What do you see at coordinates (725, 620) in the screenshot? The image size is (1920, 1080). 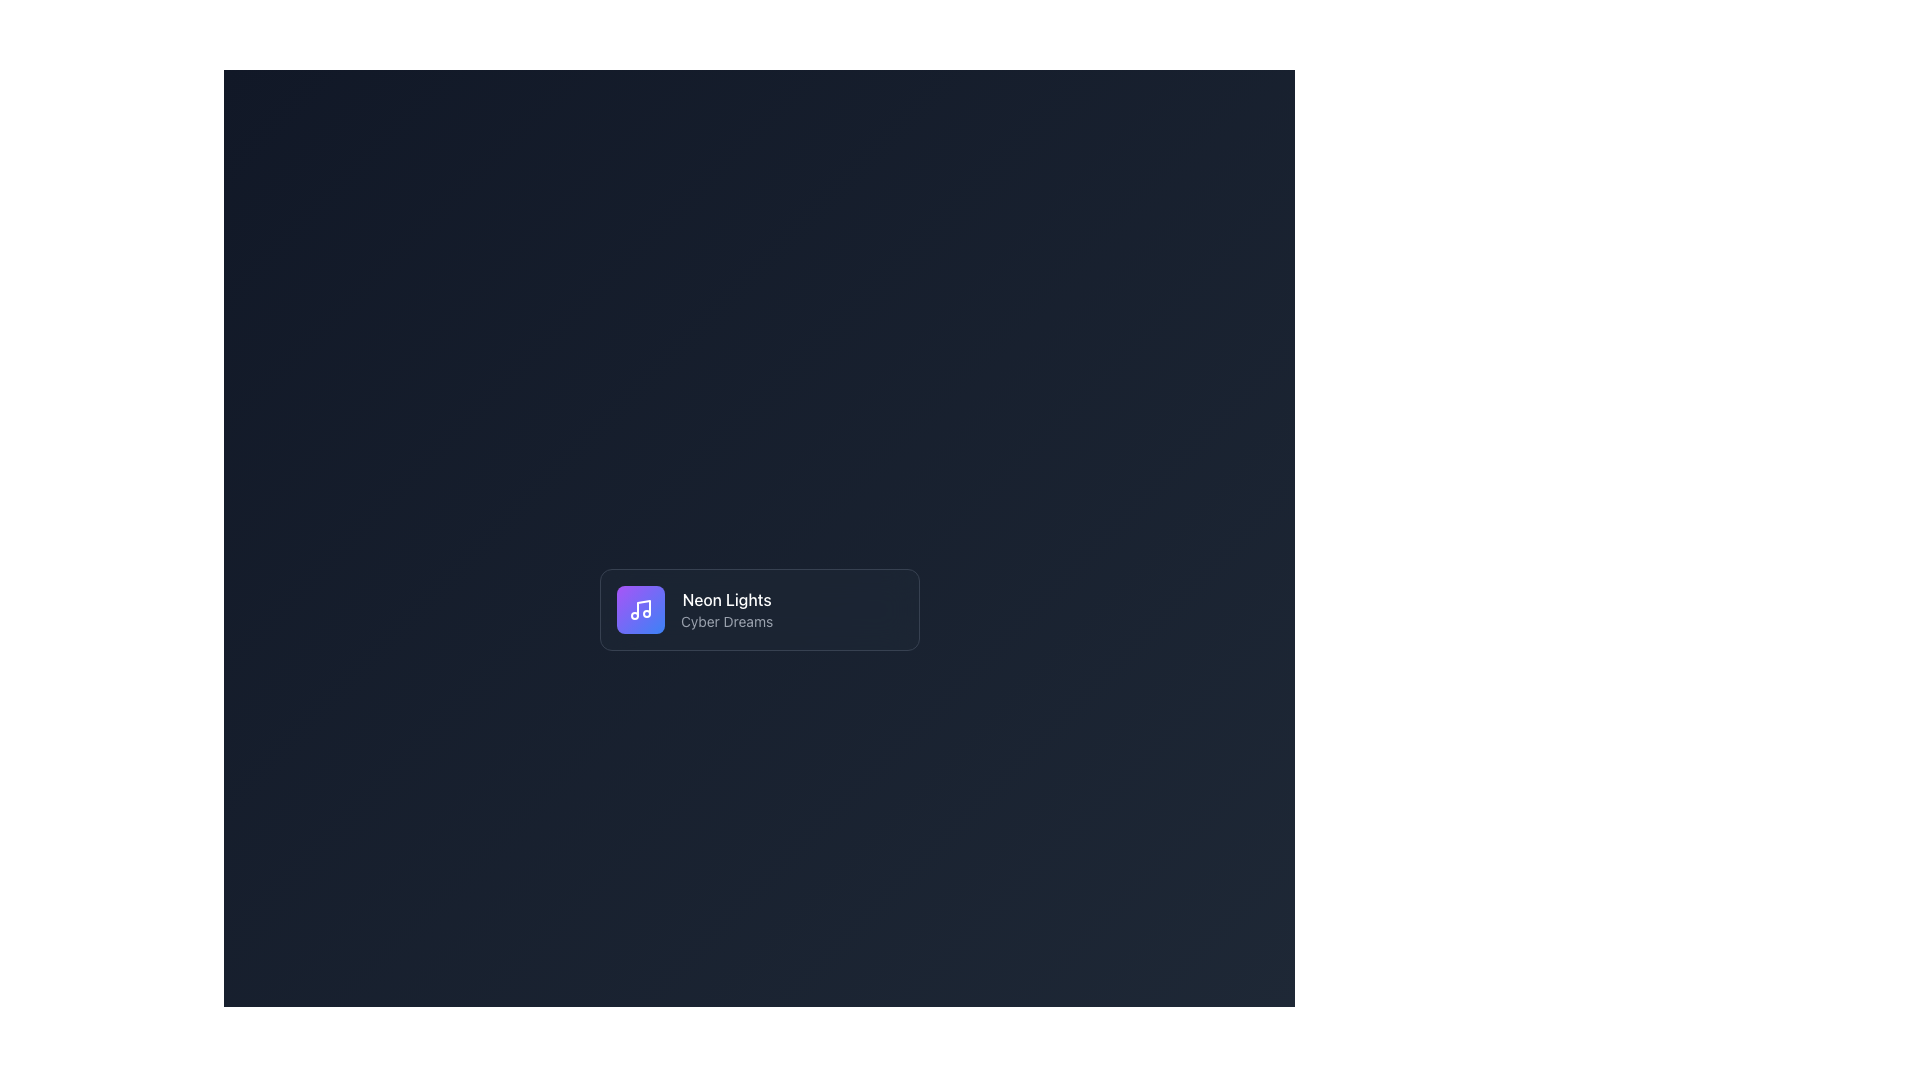 I see `descriptive text label located centrally underneath the primary 'Neon Lights' text in the bottom-right portion of the interface` at bounding box center [725, 620].